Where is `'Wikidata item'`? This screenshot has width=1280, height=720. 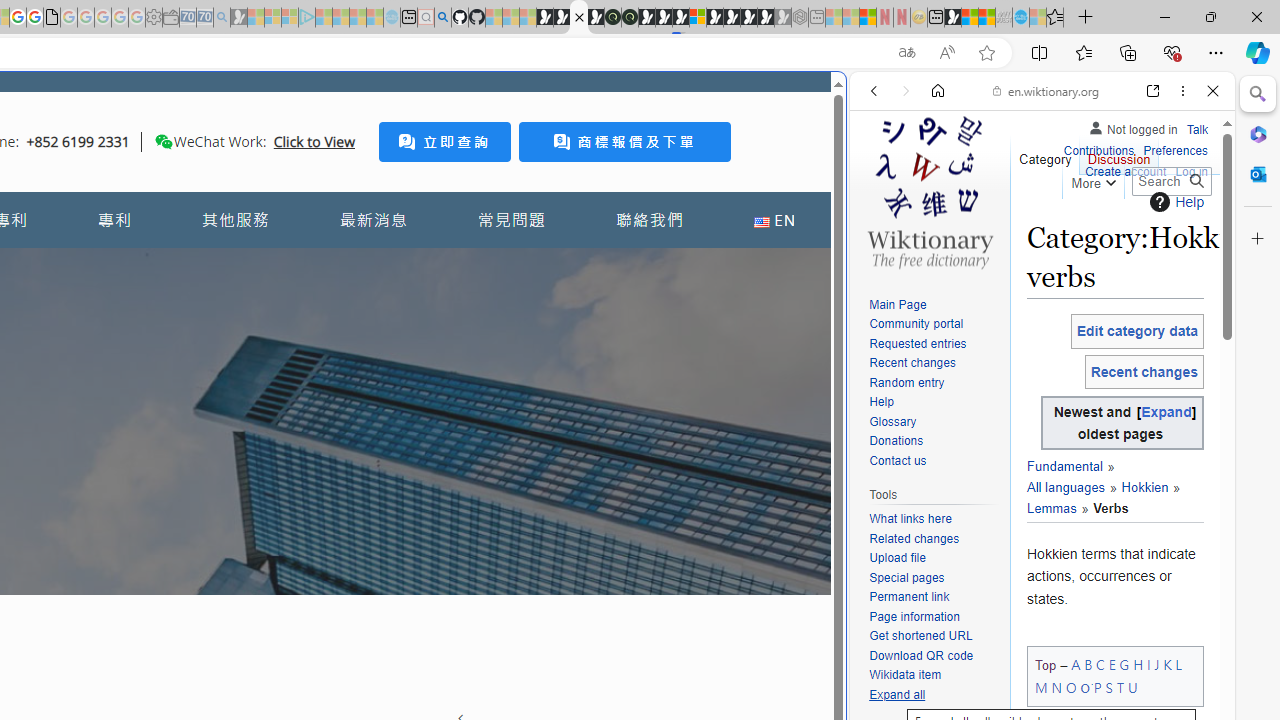
'Wikidata item' is located at coordinates (904, 675).